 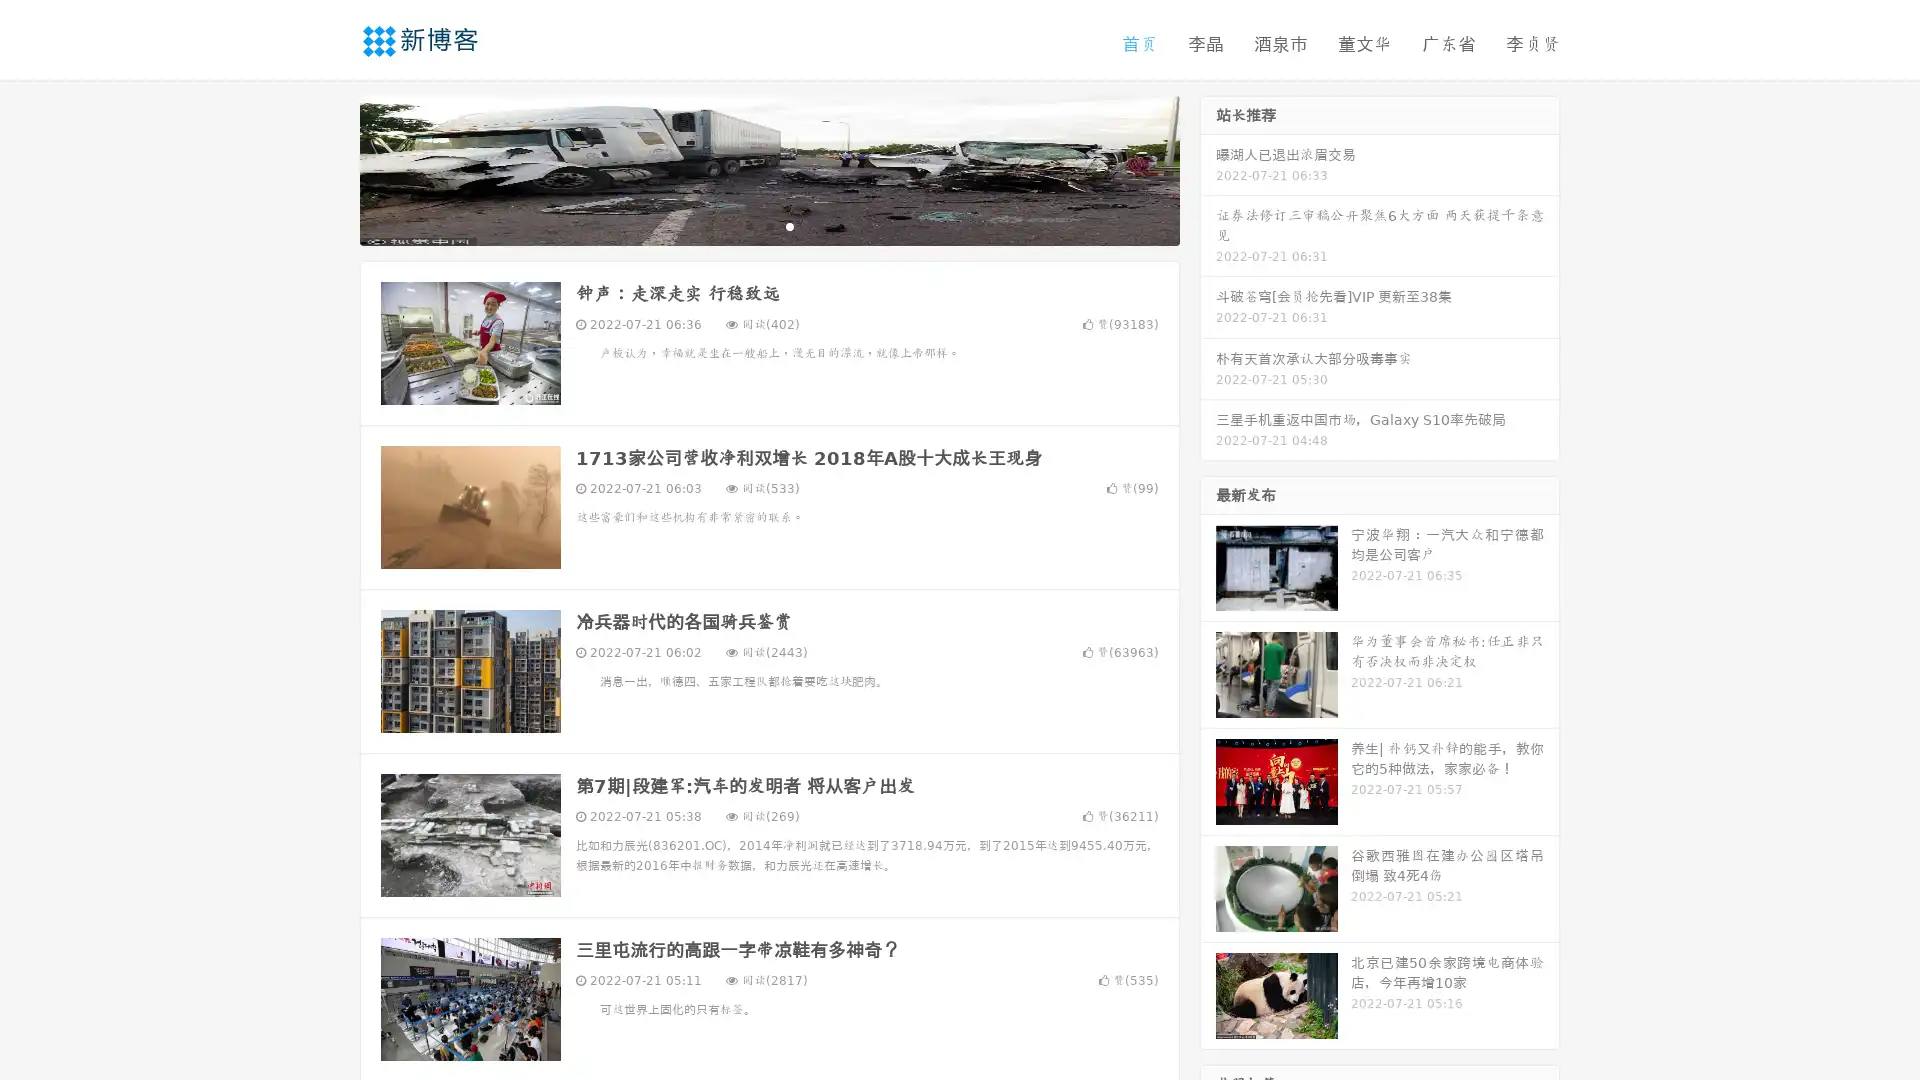 What do you see at coordinates (748, 225) in the screenshot?
I see `Go to slide 1` at bounding box center [748, 225].